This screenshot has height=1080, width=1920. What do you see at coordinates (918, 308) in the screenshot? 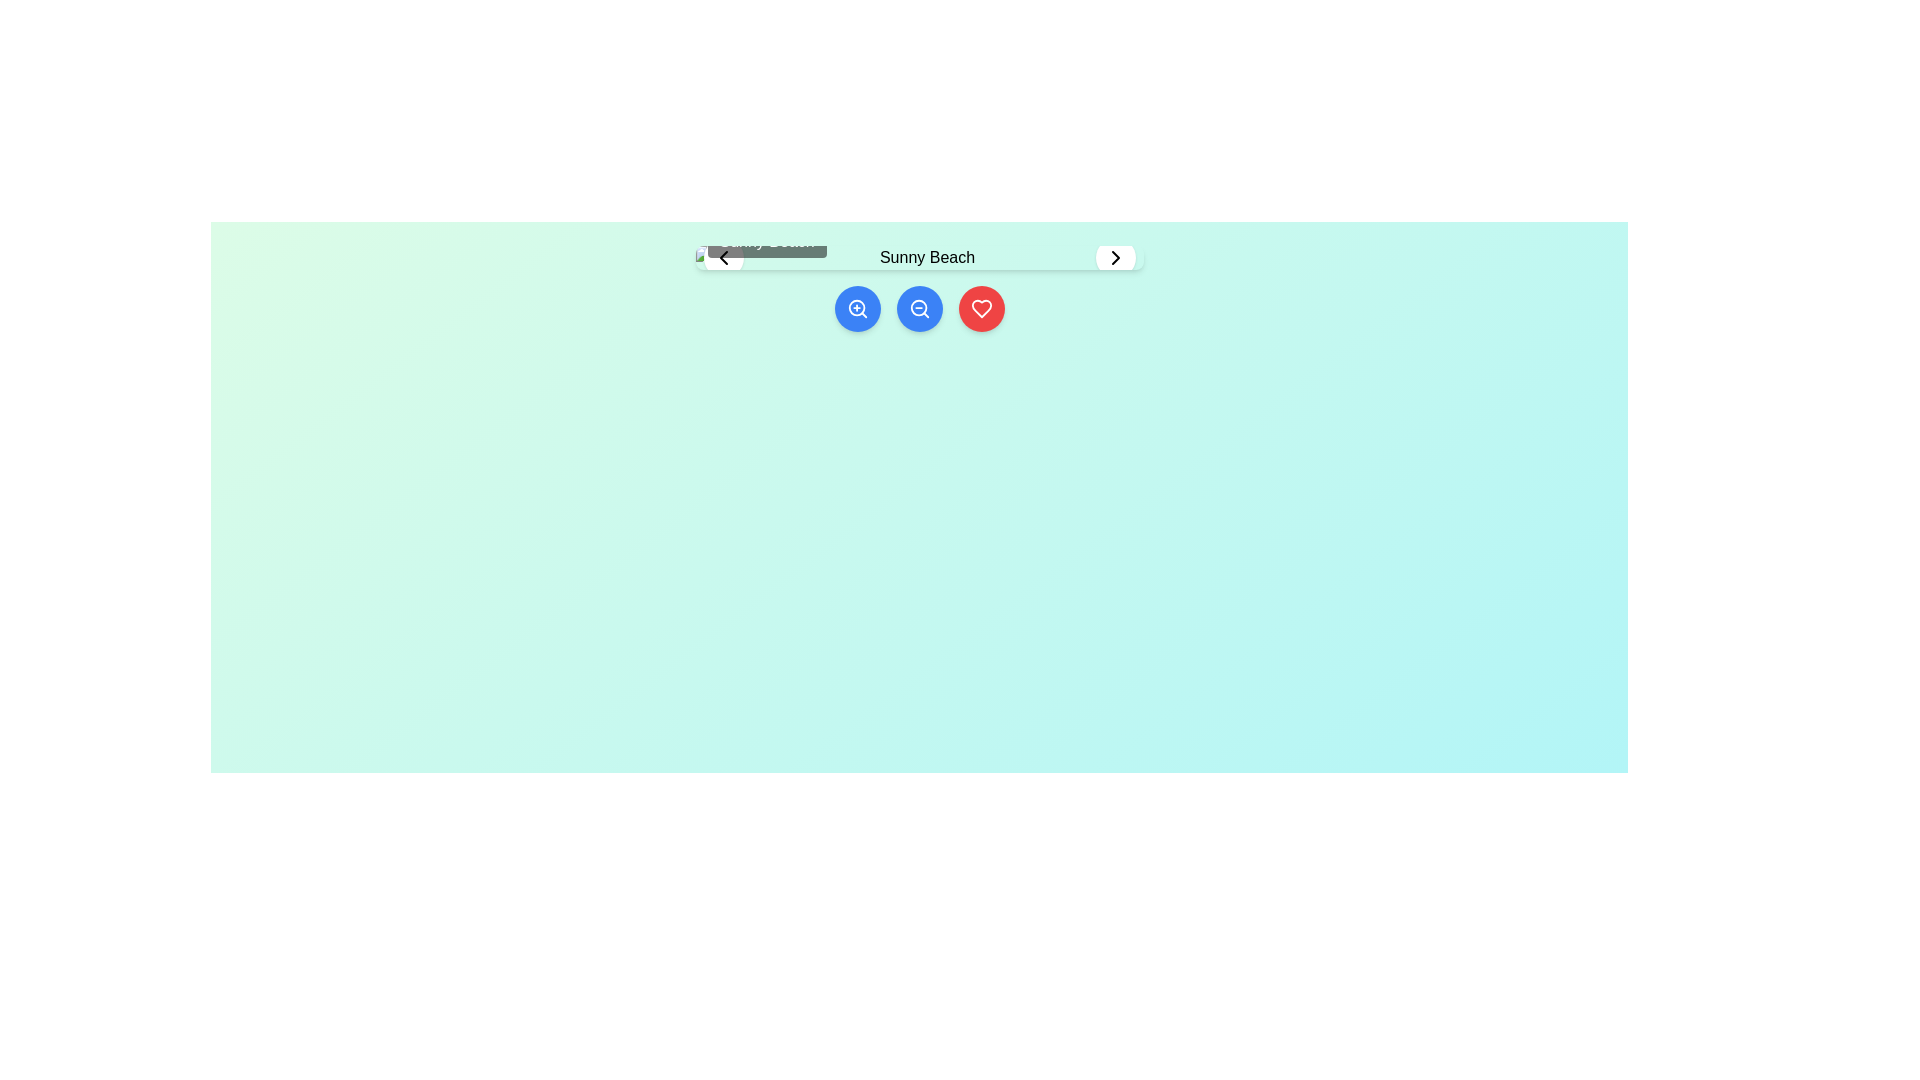
I see `the circular blue button with a magnifying glass icon, located under the 'Sunny Beach' label, to activate hover effects` at bounding box center [918, 308].